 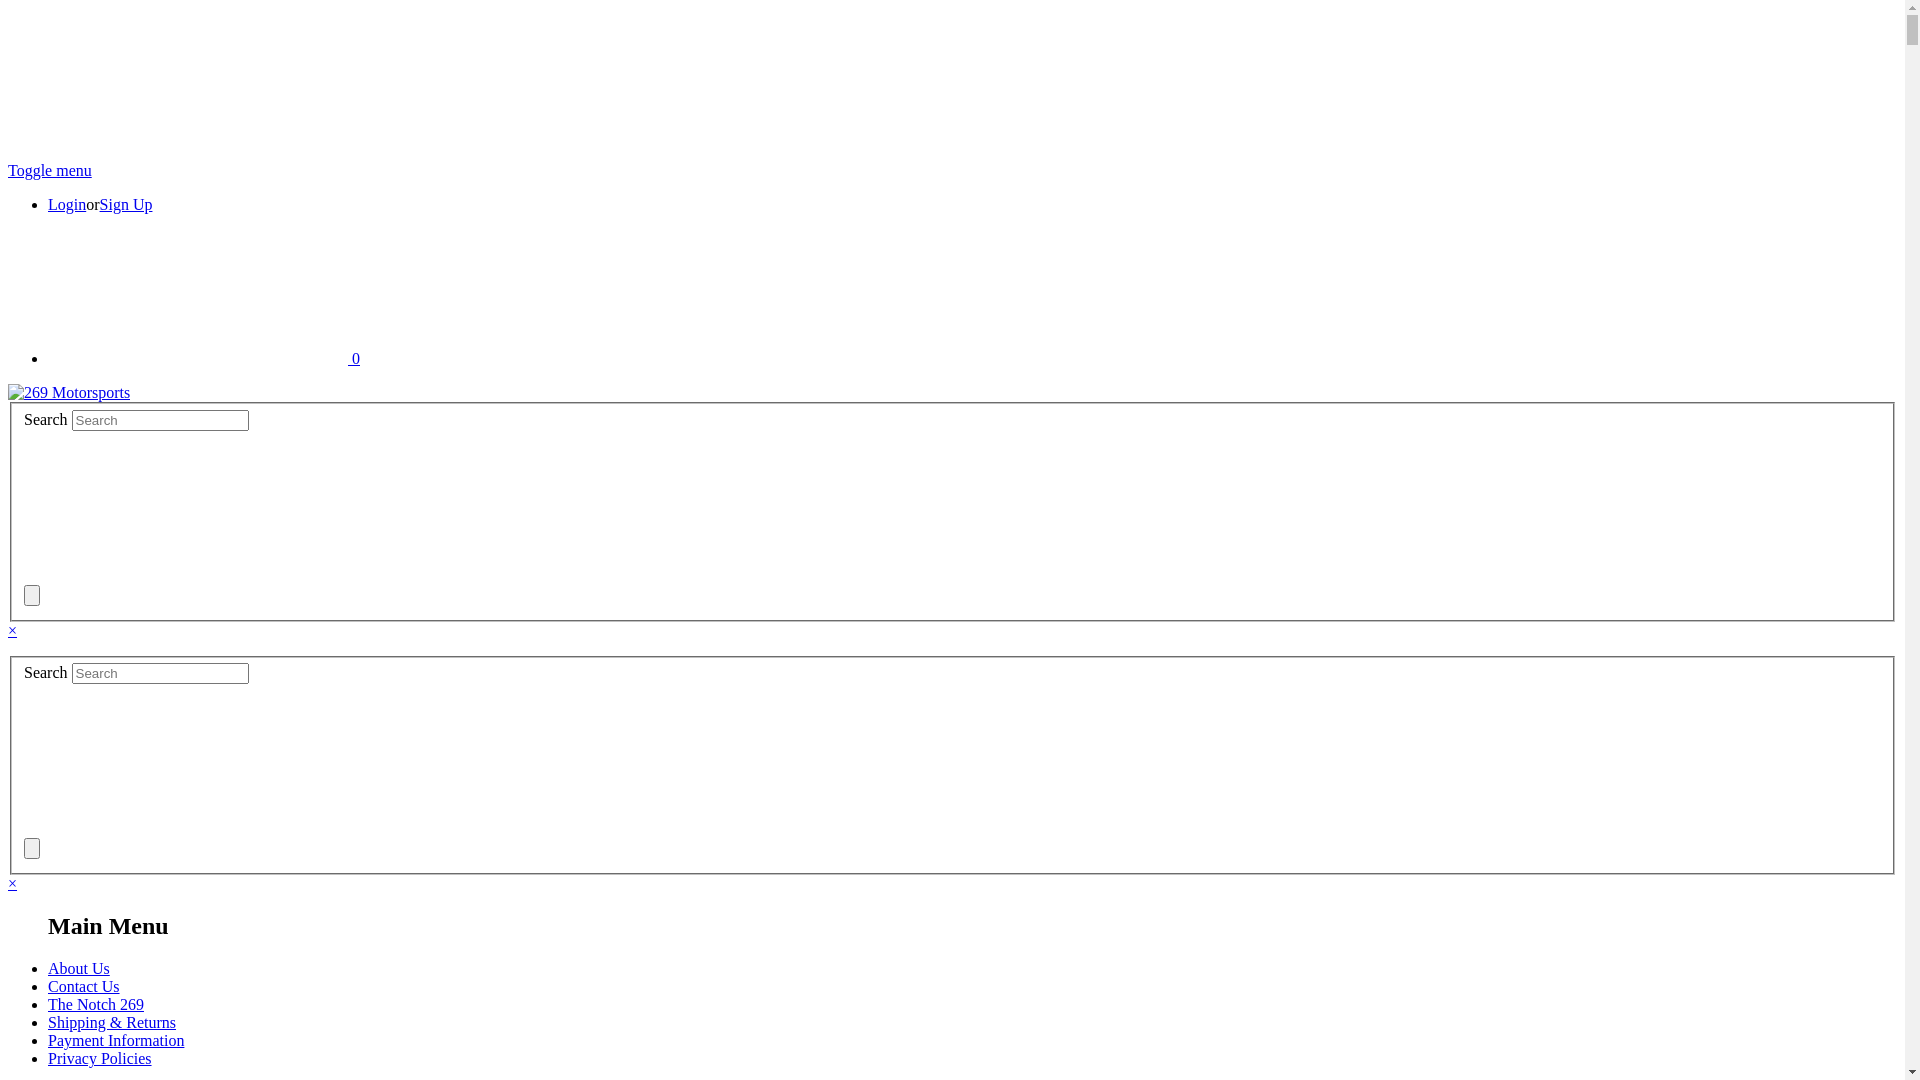 What do you see at coordinates (99, 1057) in the screenshot?
I see `'Privacy Policies'` at bounding box center [99, 1057].